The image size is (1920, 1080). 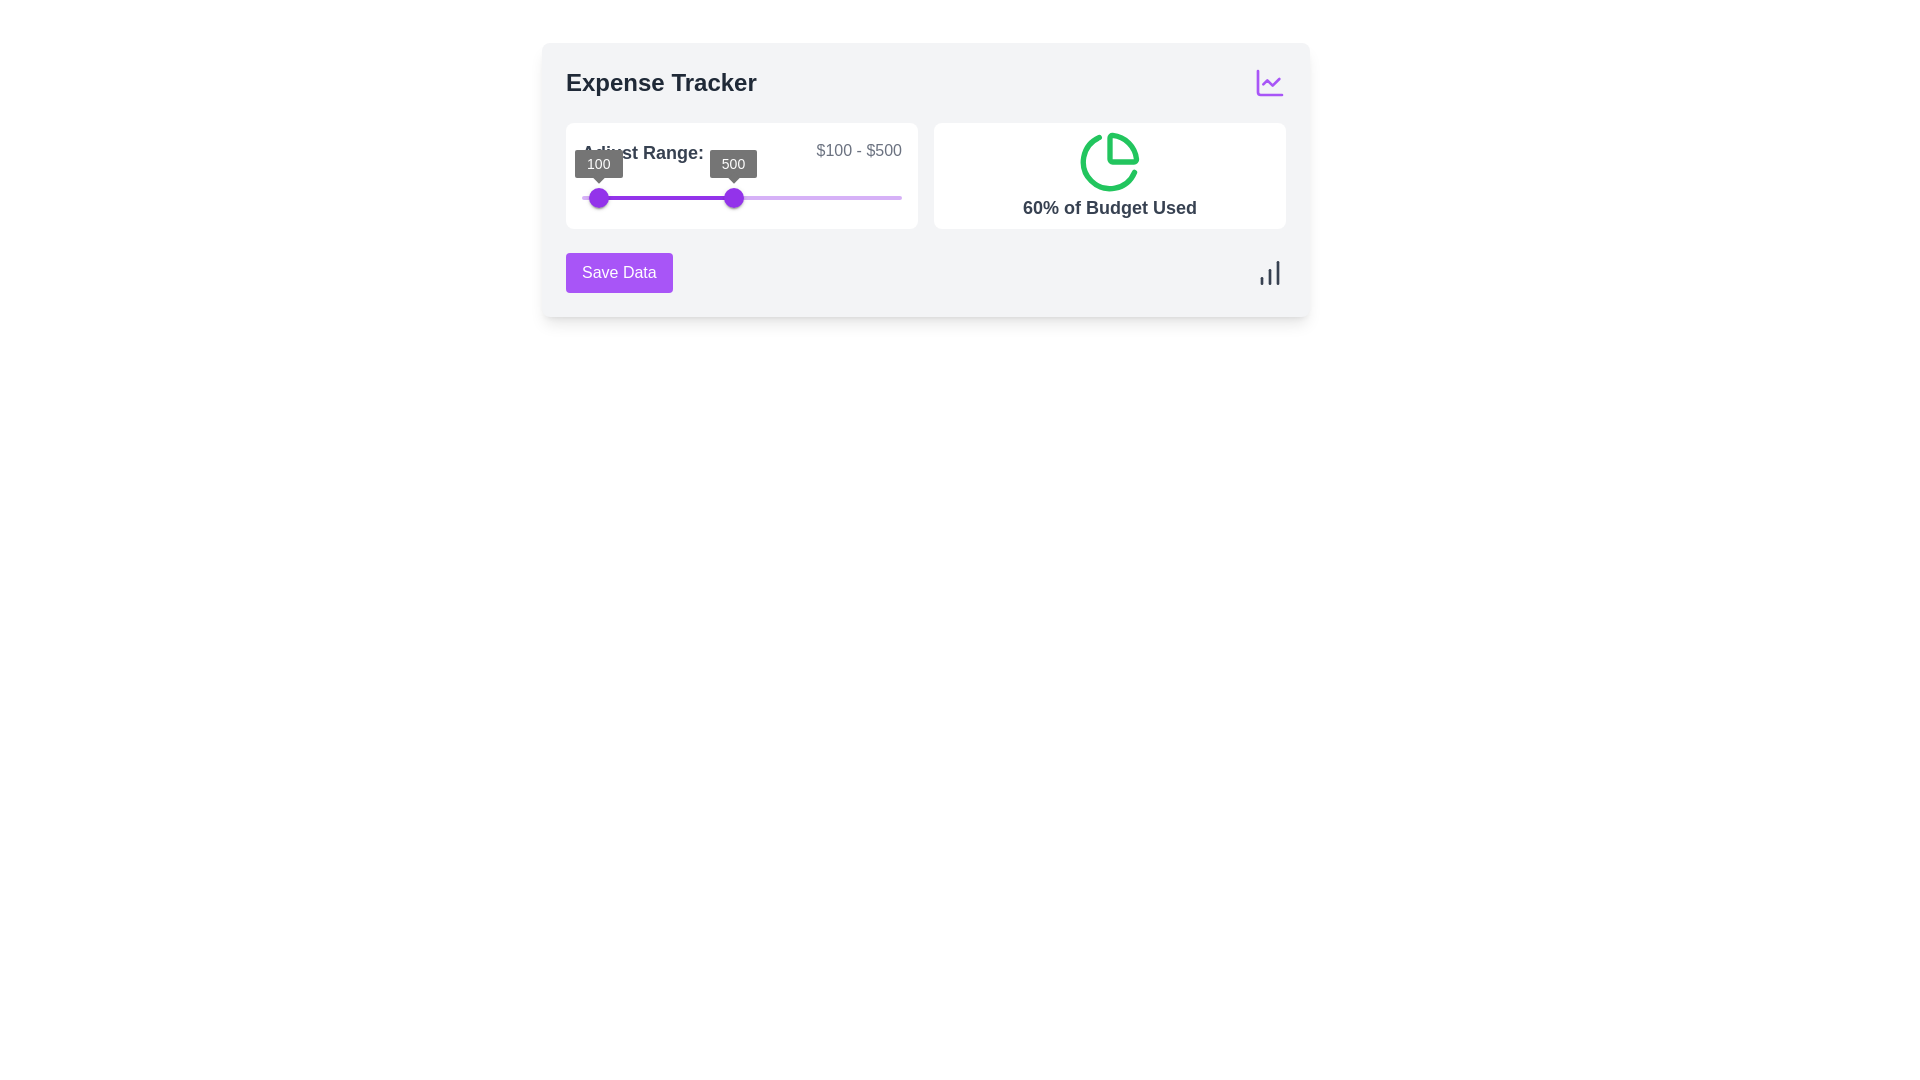 What do you see at coordinates (482, 200) in the screenshot?
I see `the target slider's value` at bounding box center [482, 200].